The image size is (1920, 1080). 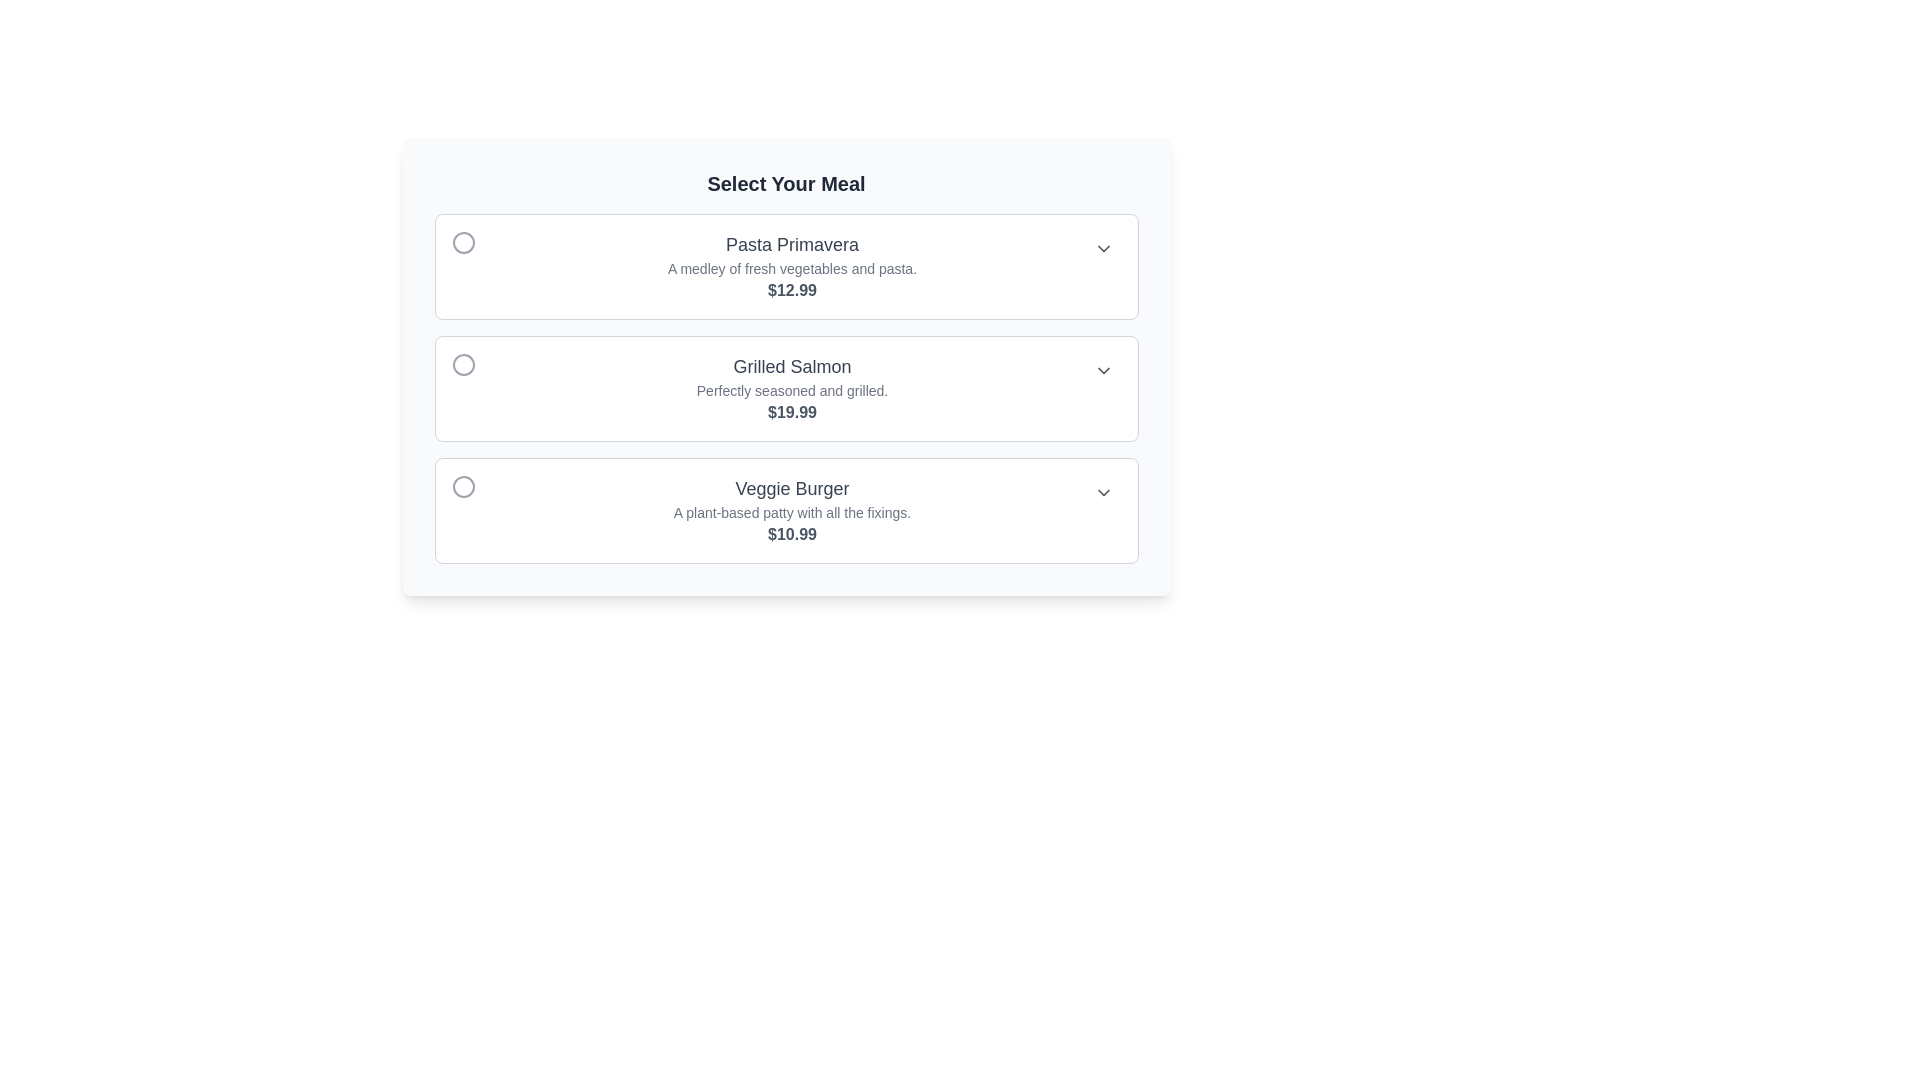 I want to click on the circular radiobutton for the 'Veggie Burger' option, so click(x=462, y=486).